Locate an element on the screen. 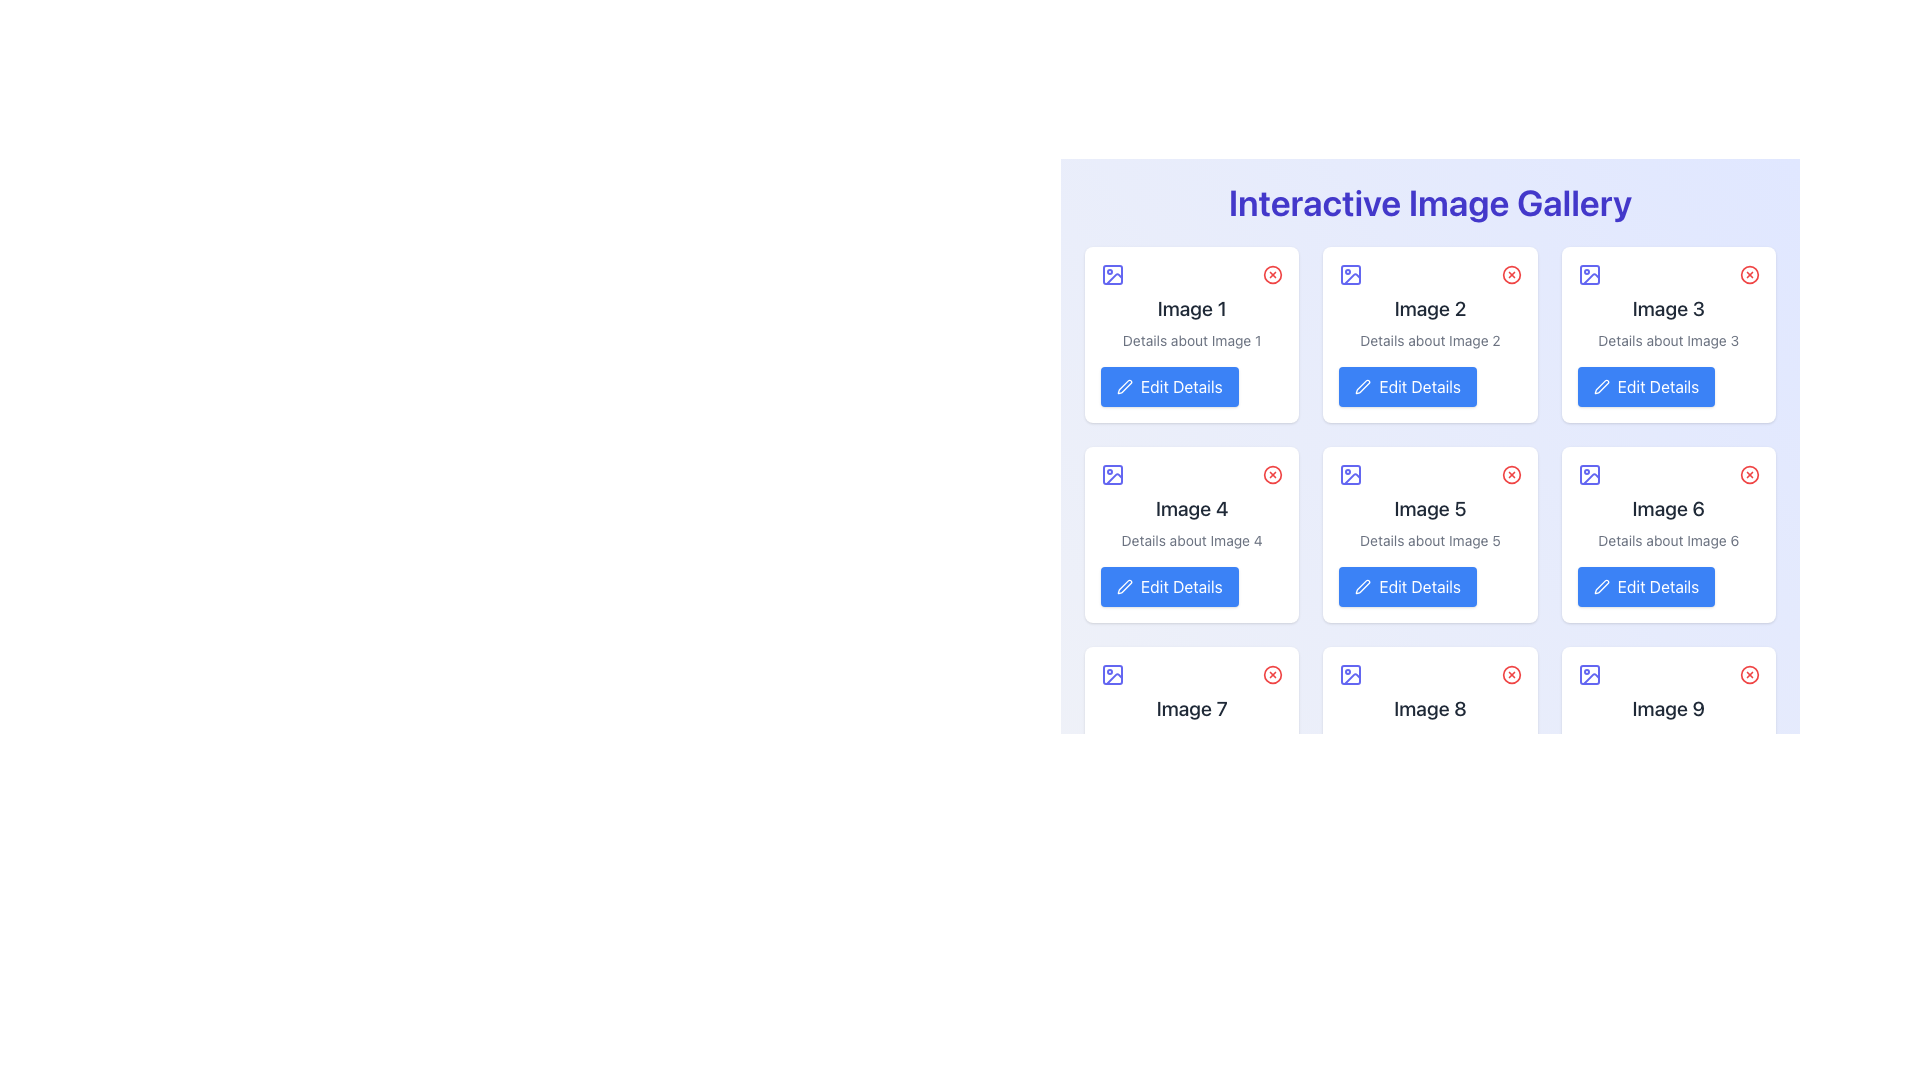  the 8th card in a grid layout that displays information about 'Image 8' and provides options to edit its details is located at coordinates (1429, 735).